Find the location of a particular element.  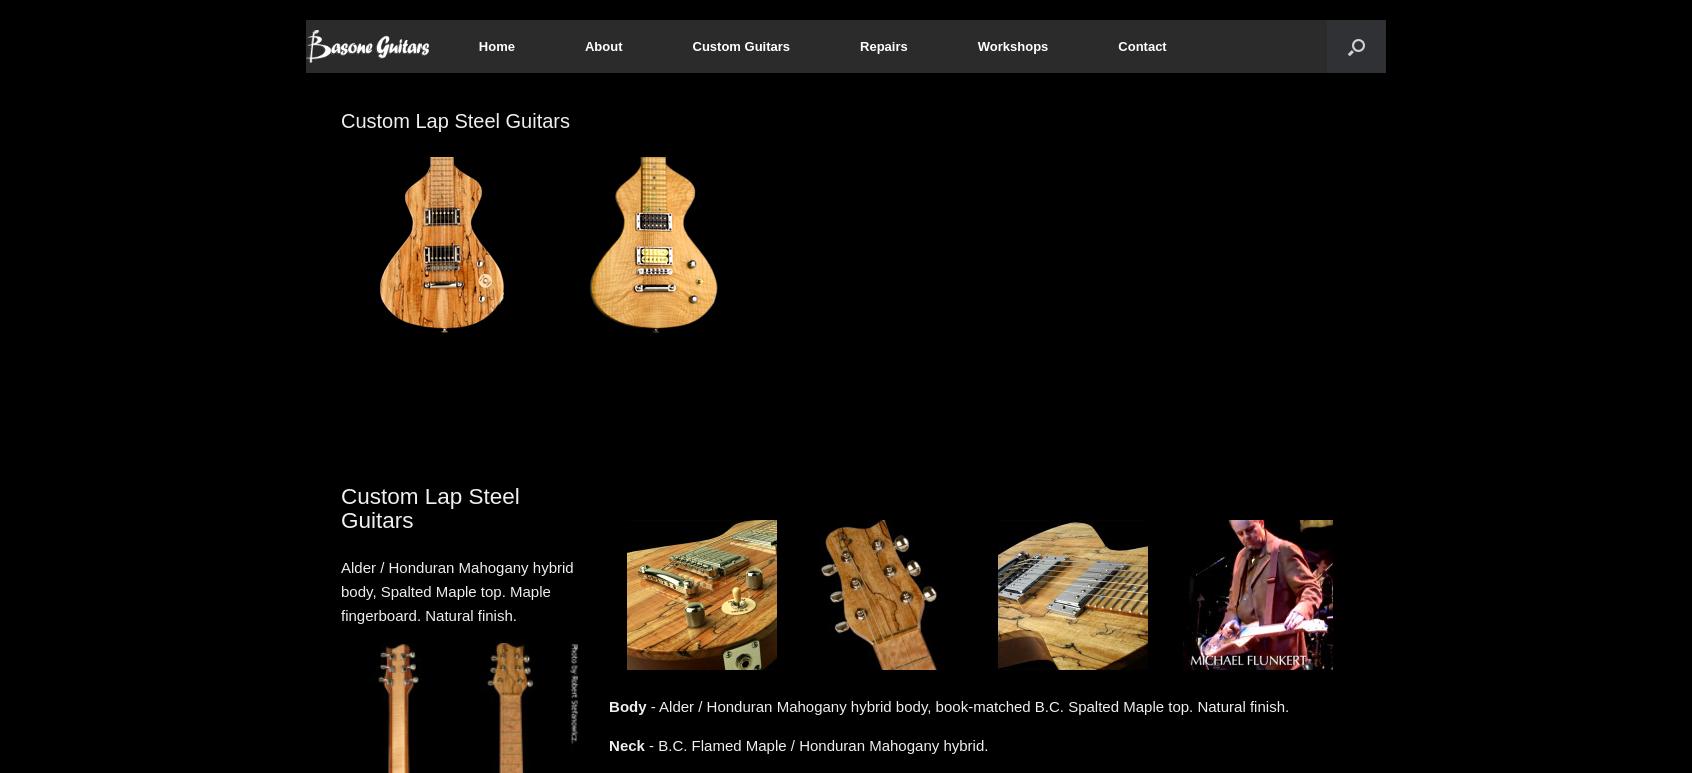

'About' is located at coordinates (602, 45).